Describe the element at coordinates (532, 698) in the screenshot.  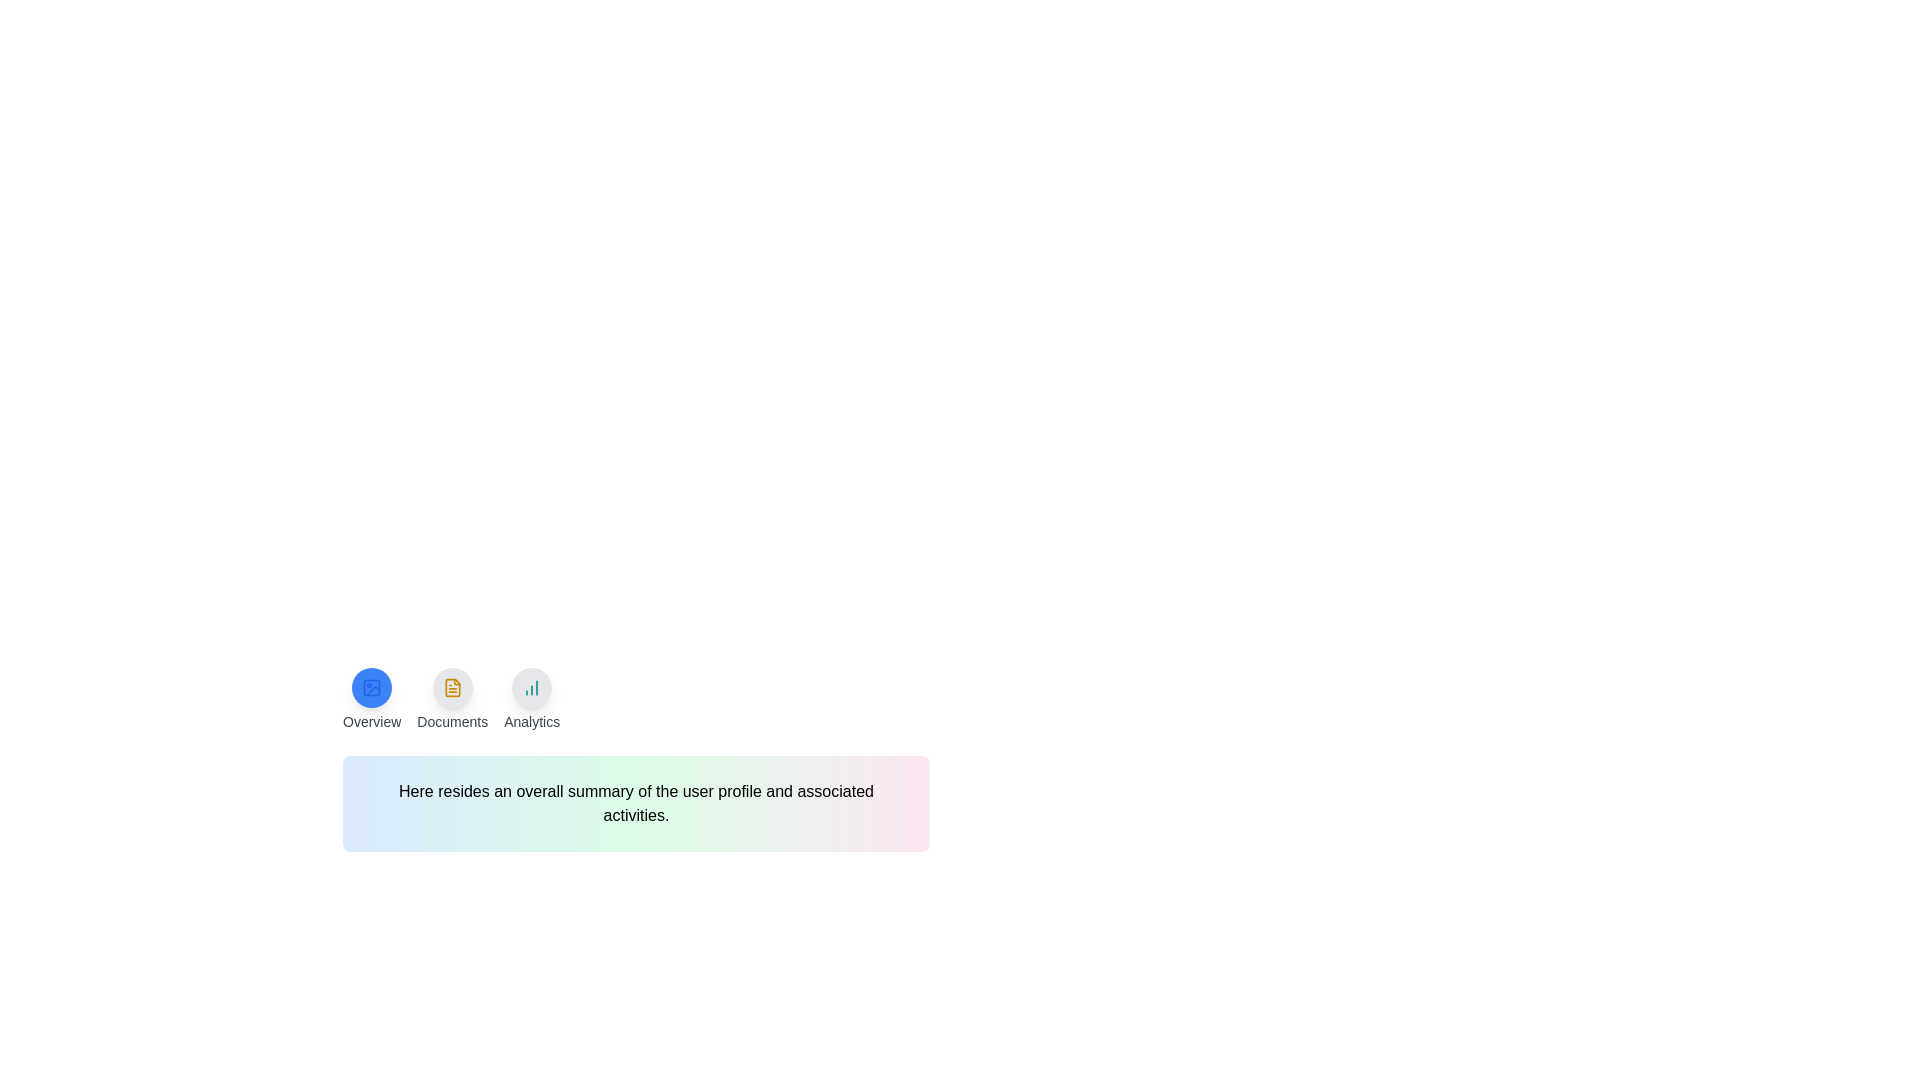
I see `the 'Analytics' navigation button, which is the third button in a horizontal row of three buttons located towards the middle-bottom of the display` at that location.